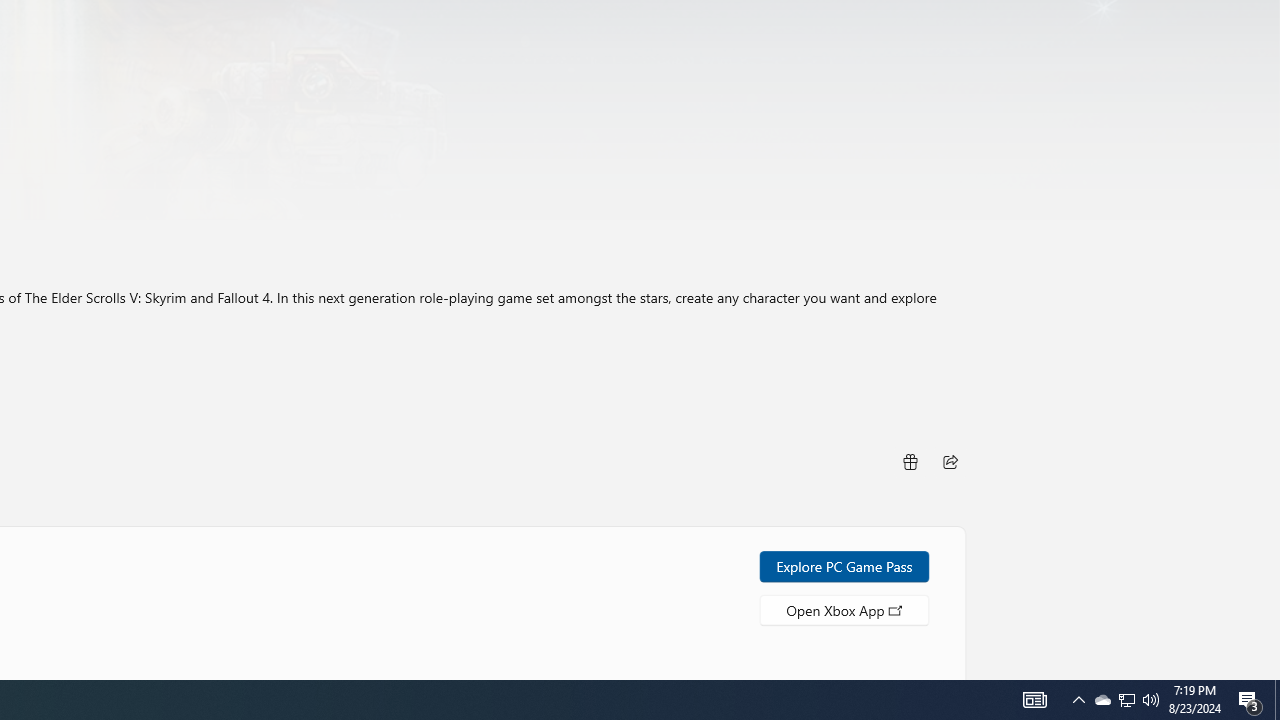  I want to click on 'Open Xbox App', so click(844, 608).